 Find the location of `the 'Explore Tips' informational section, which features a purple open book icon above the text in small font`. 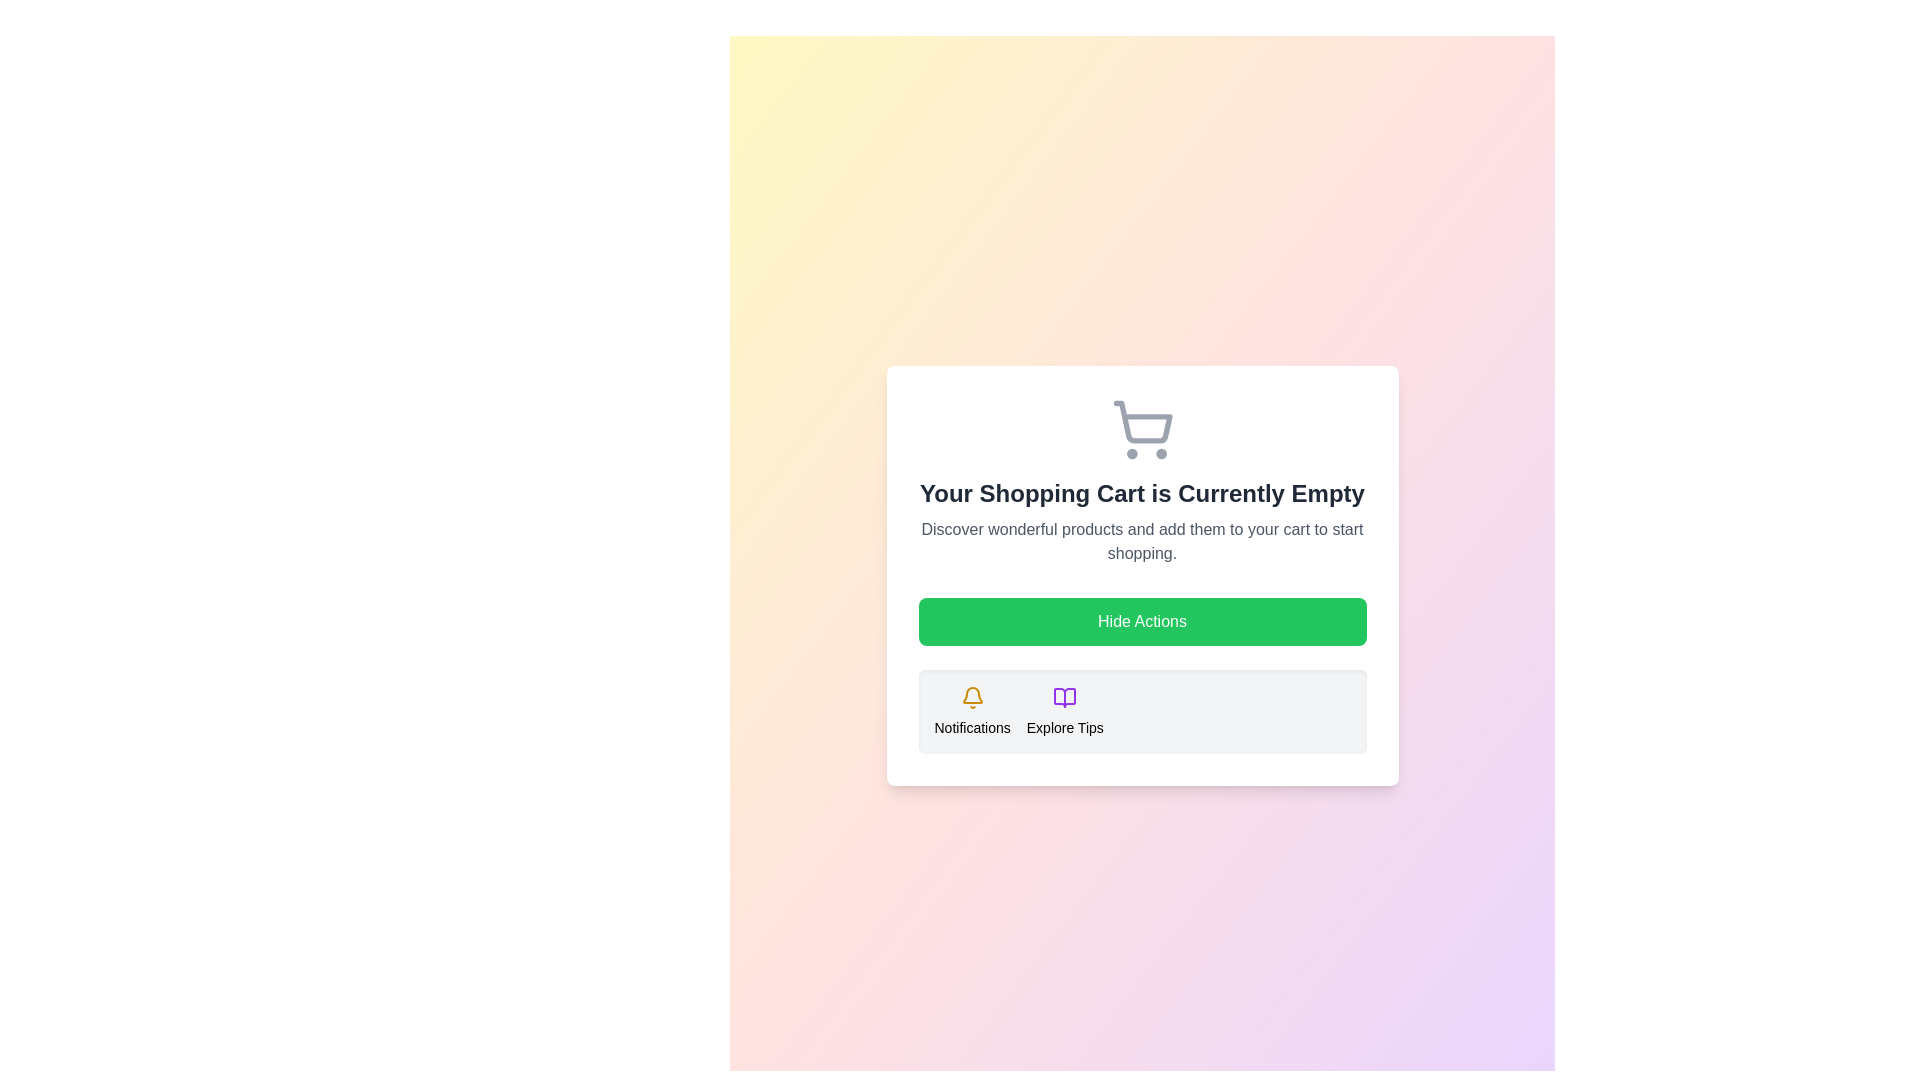

the 'Explore Tips' informational section, which features a purple open book icon above the text in small font is located at coordinates (1064, 711).